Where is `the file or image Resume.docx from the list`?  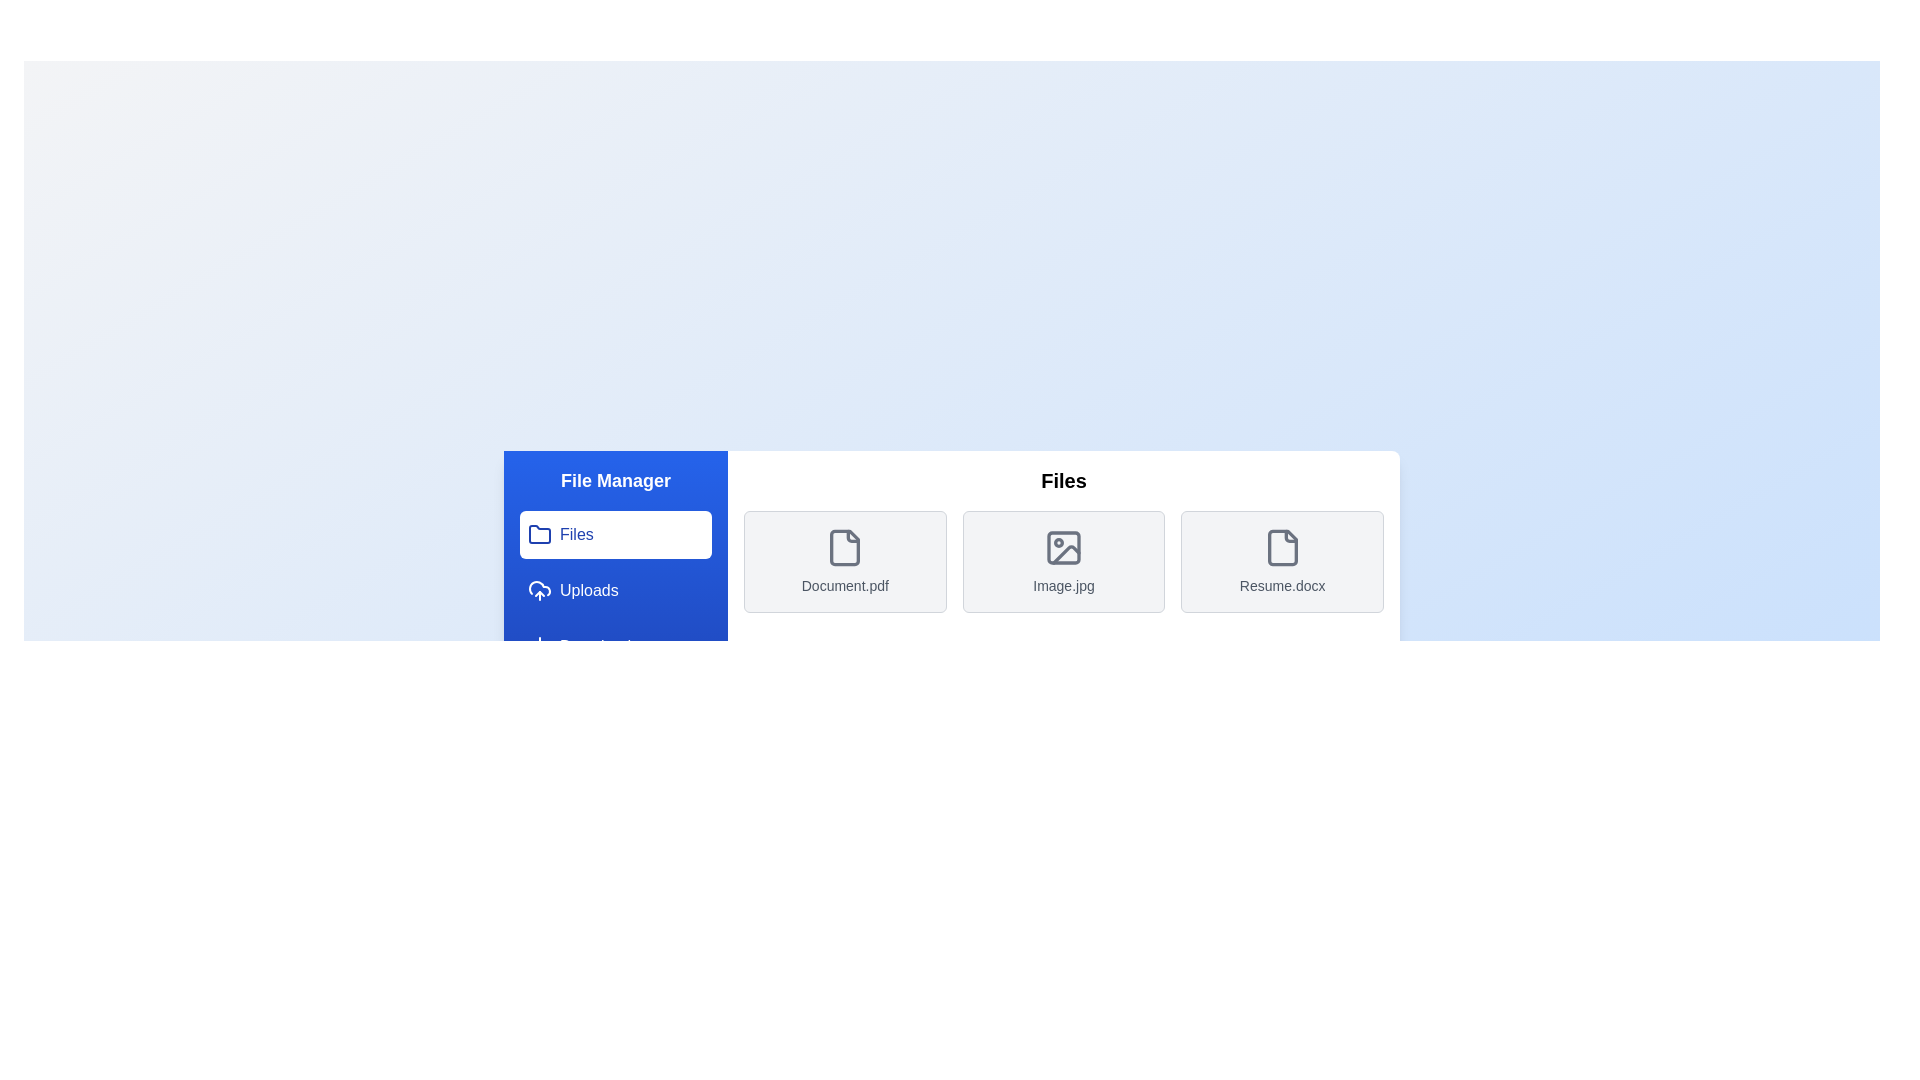
the file or image Resume.docx from the list is located at coordinates (1282, 562).